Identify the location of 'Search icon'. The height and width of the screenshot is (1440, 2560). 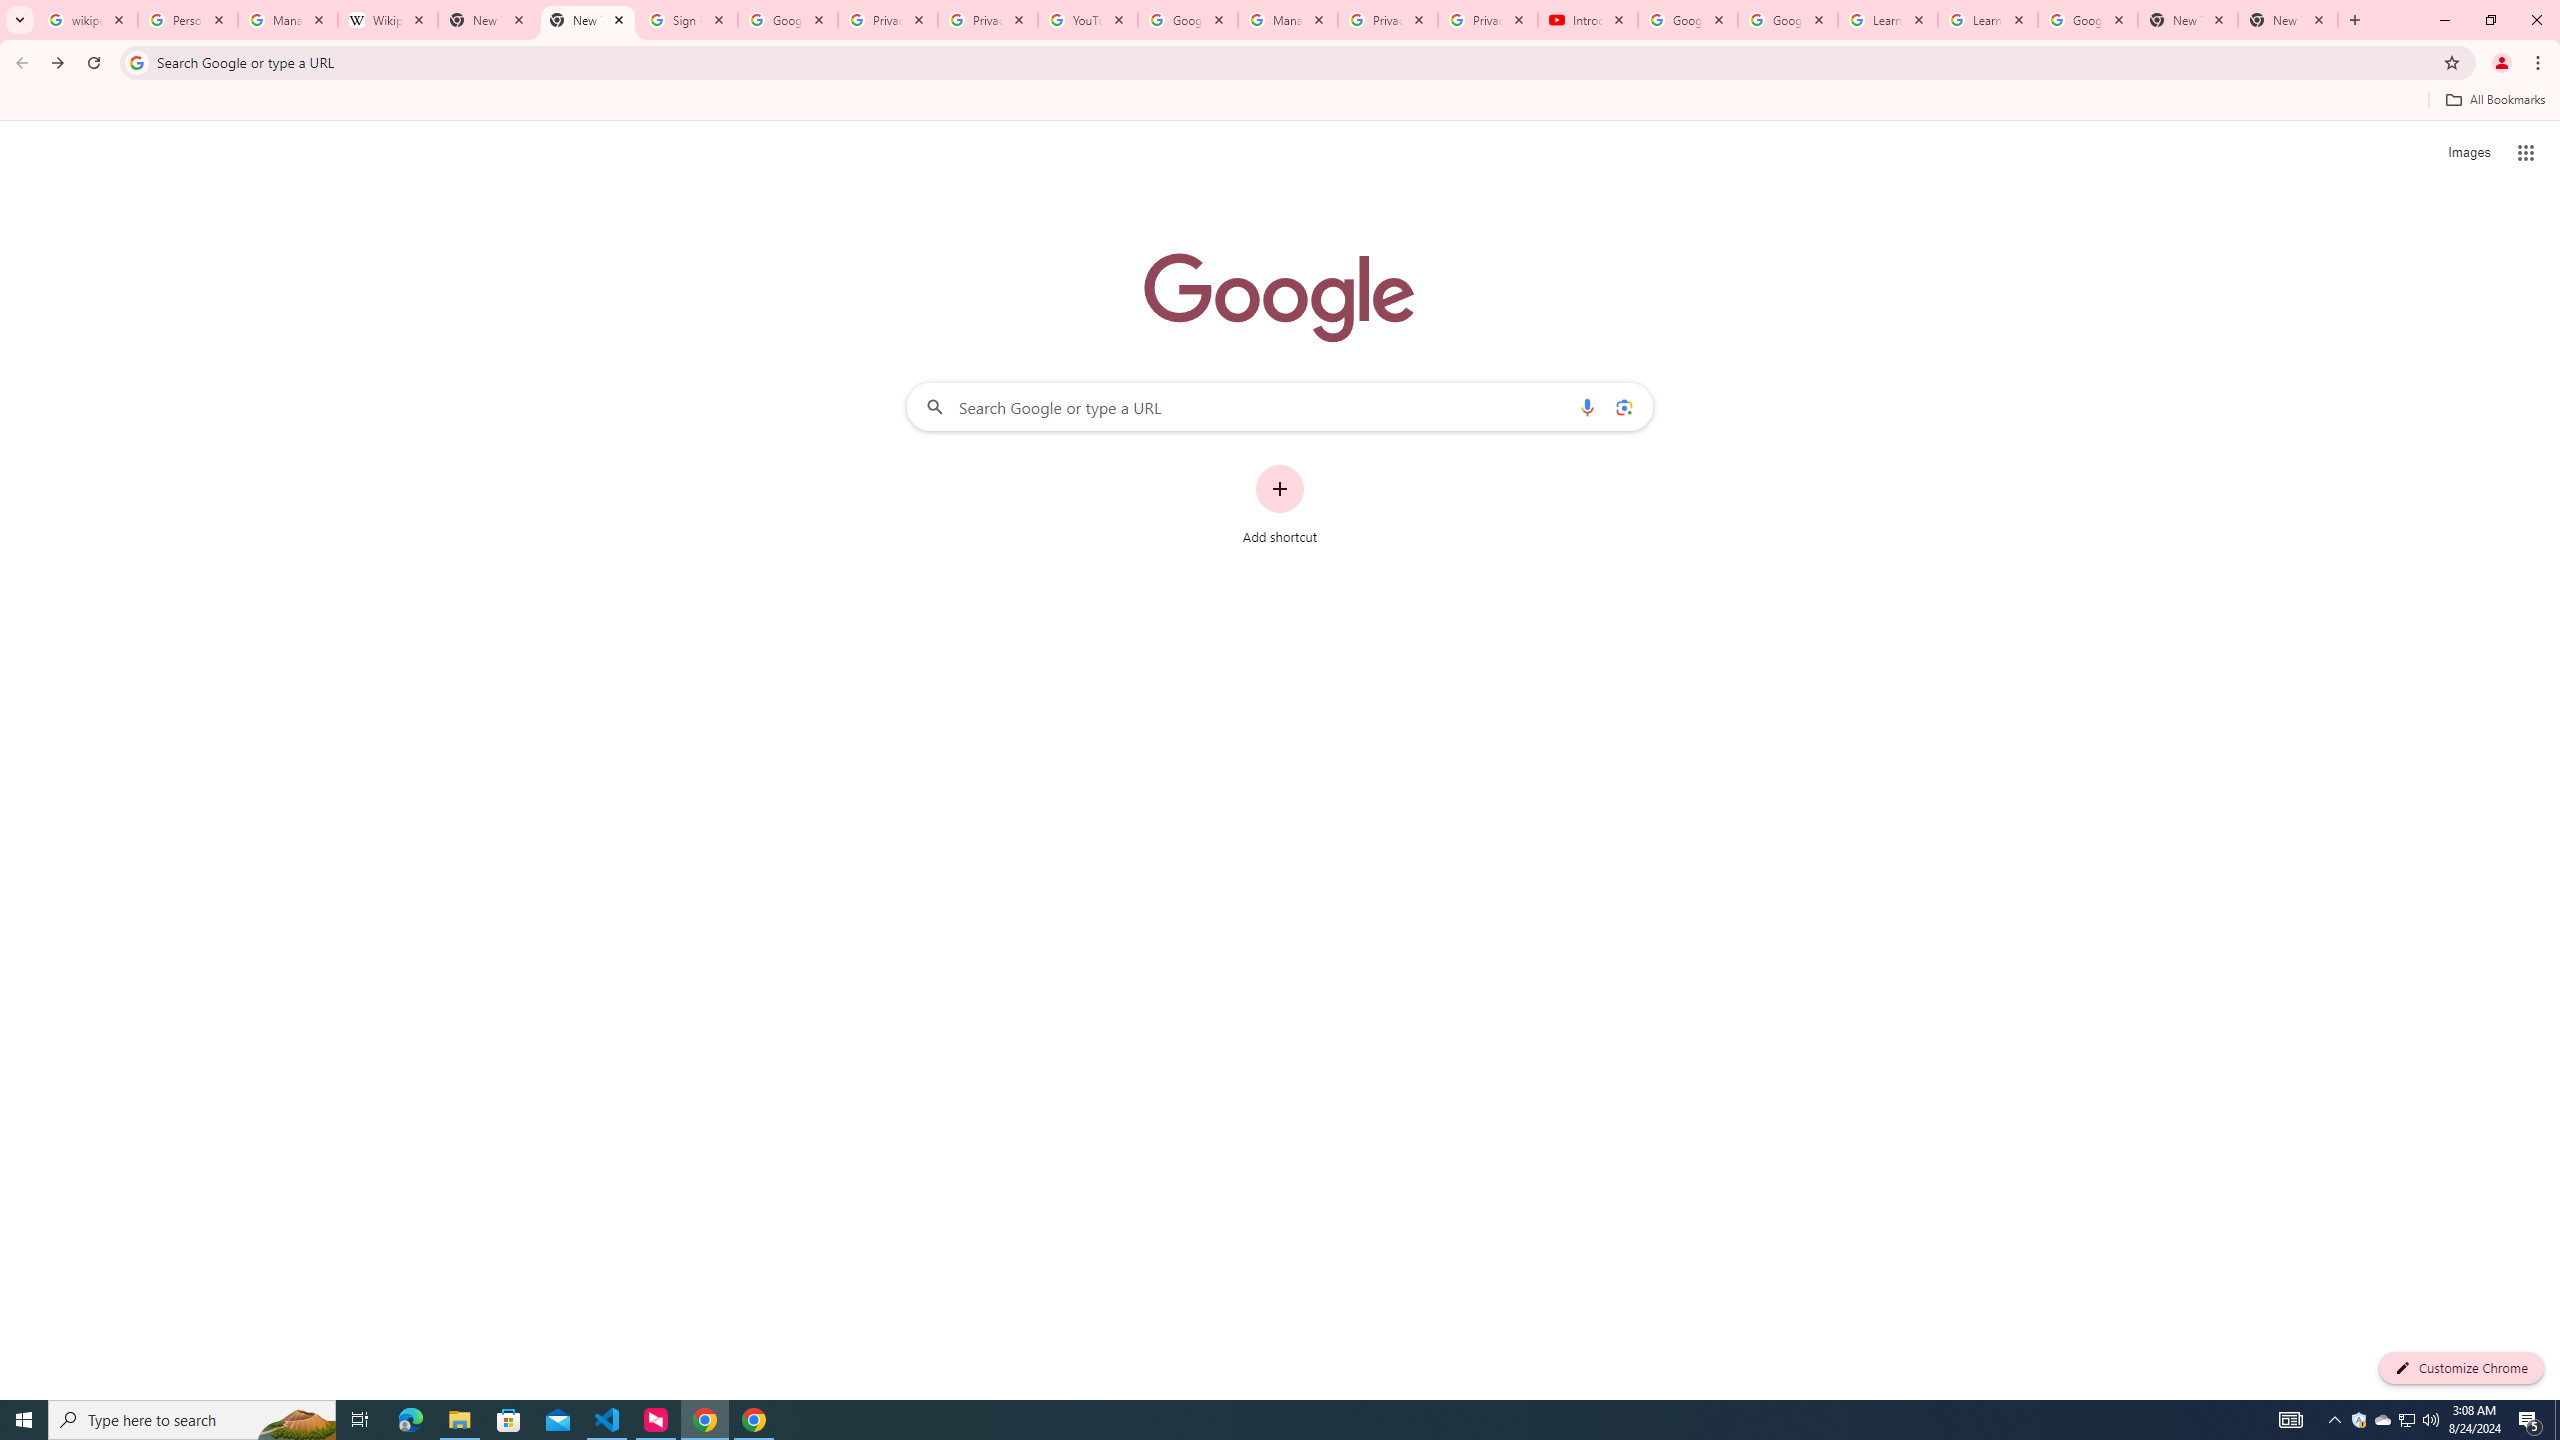
(135, 61).